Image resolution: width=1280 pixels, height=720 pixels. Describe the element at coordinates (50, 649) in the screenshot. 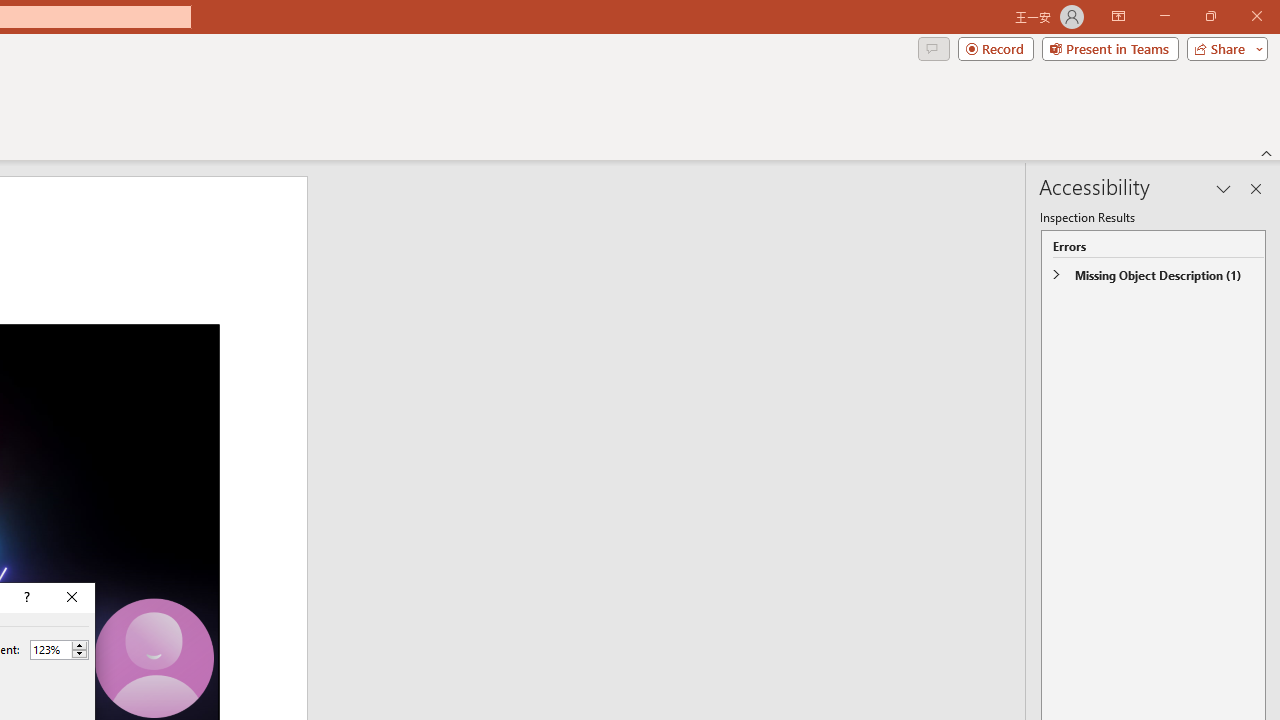

I see `'Percent'` at that location.